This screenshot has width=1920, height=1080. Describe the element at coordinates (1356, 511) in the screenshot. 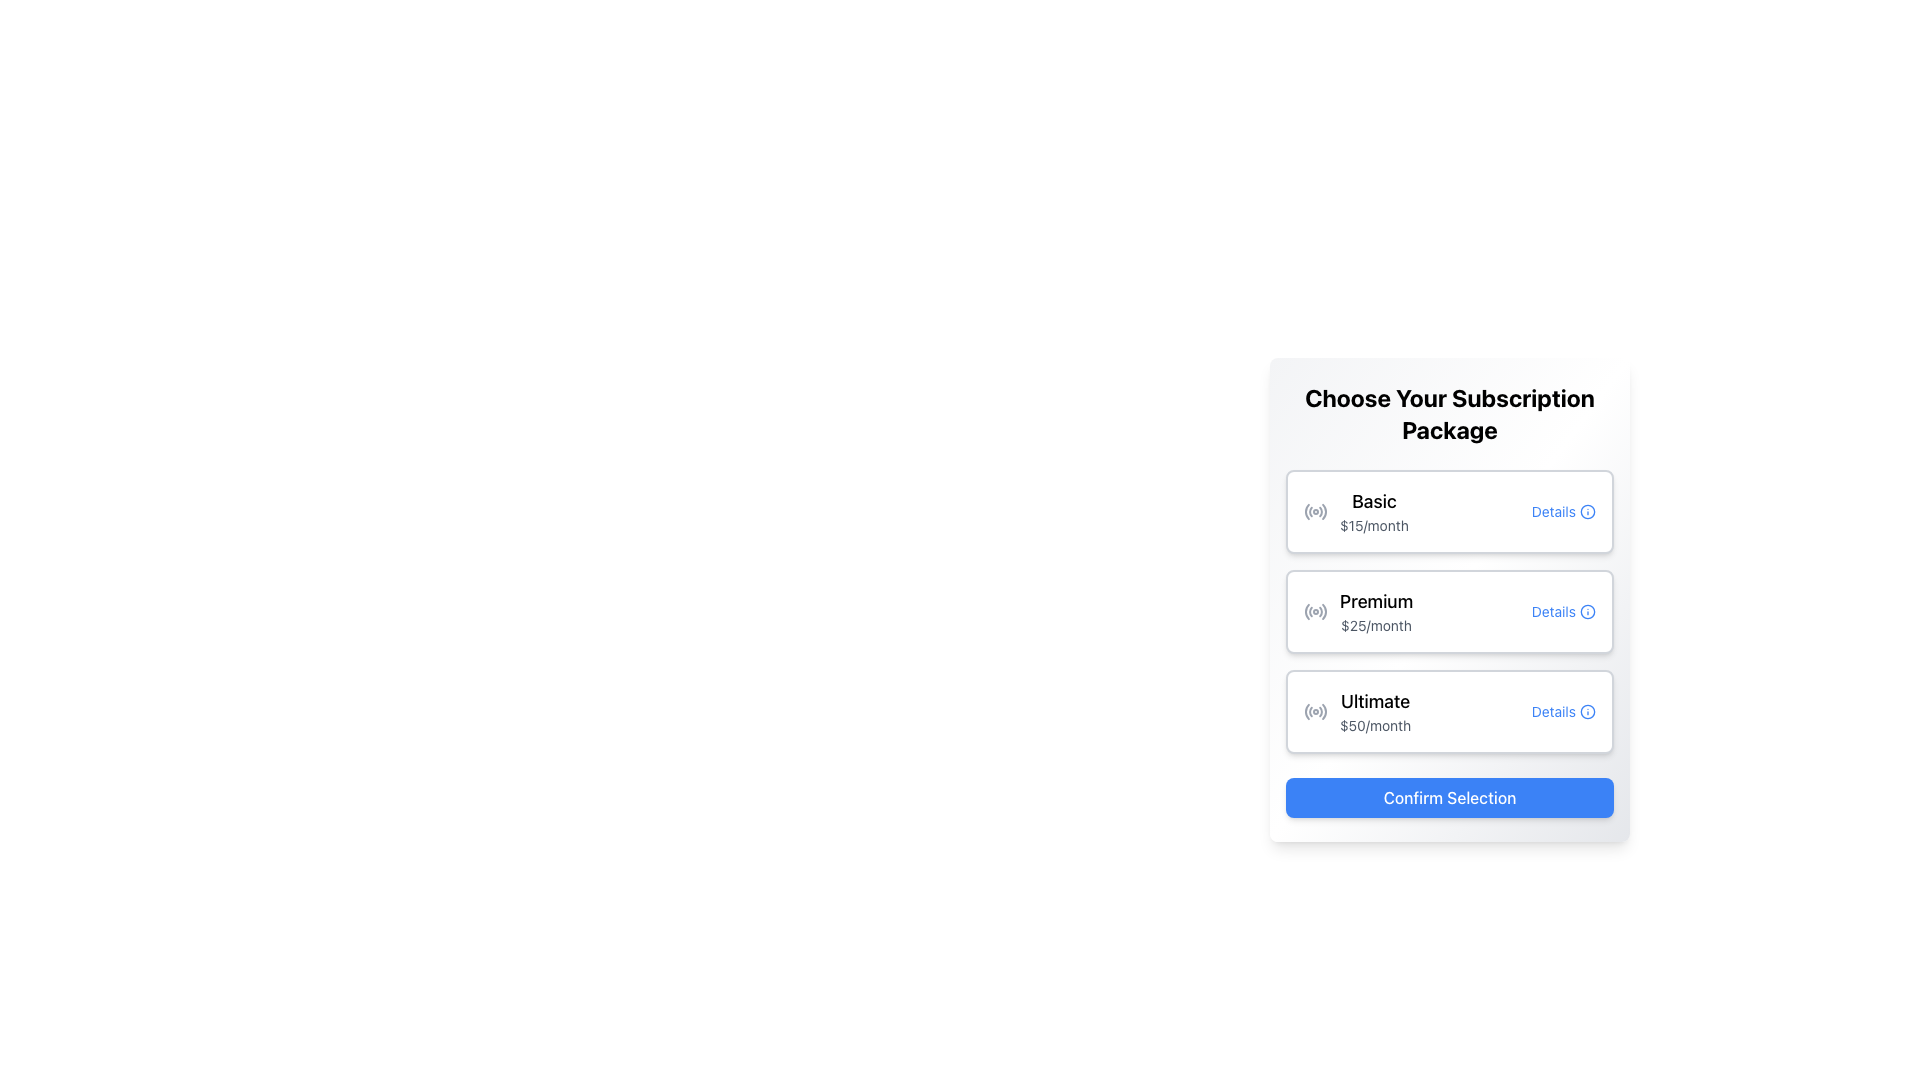

I see `displayed text 'Basic' and '$15/month' from the Text Display with Icon located at the top of the subscription package list` at that location.